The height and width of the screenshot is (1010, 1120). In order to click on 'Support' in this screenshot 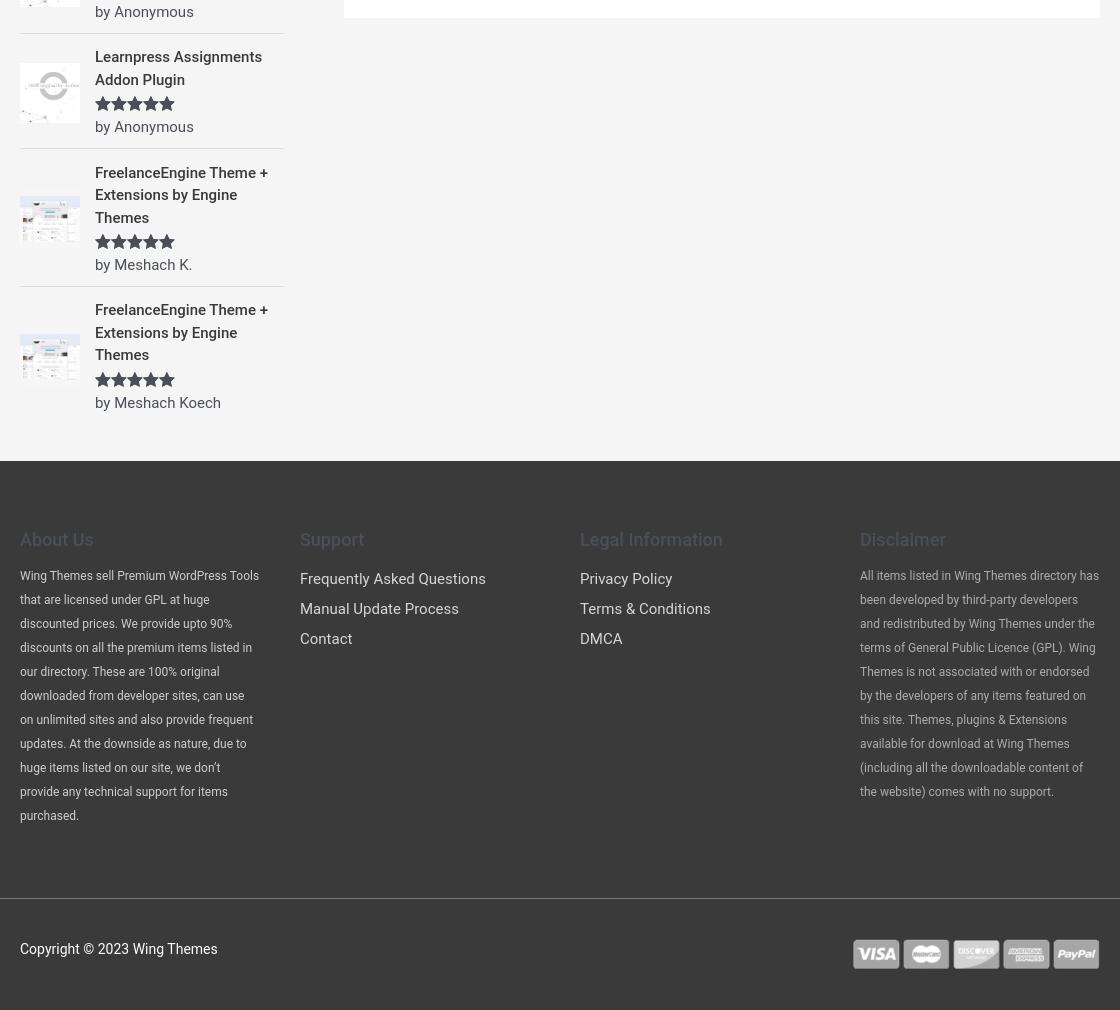, I will do `click(331, 537)`.